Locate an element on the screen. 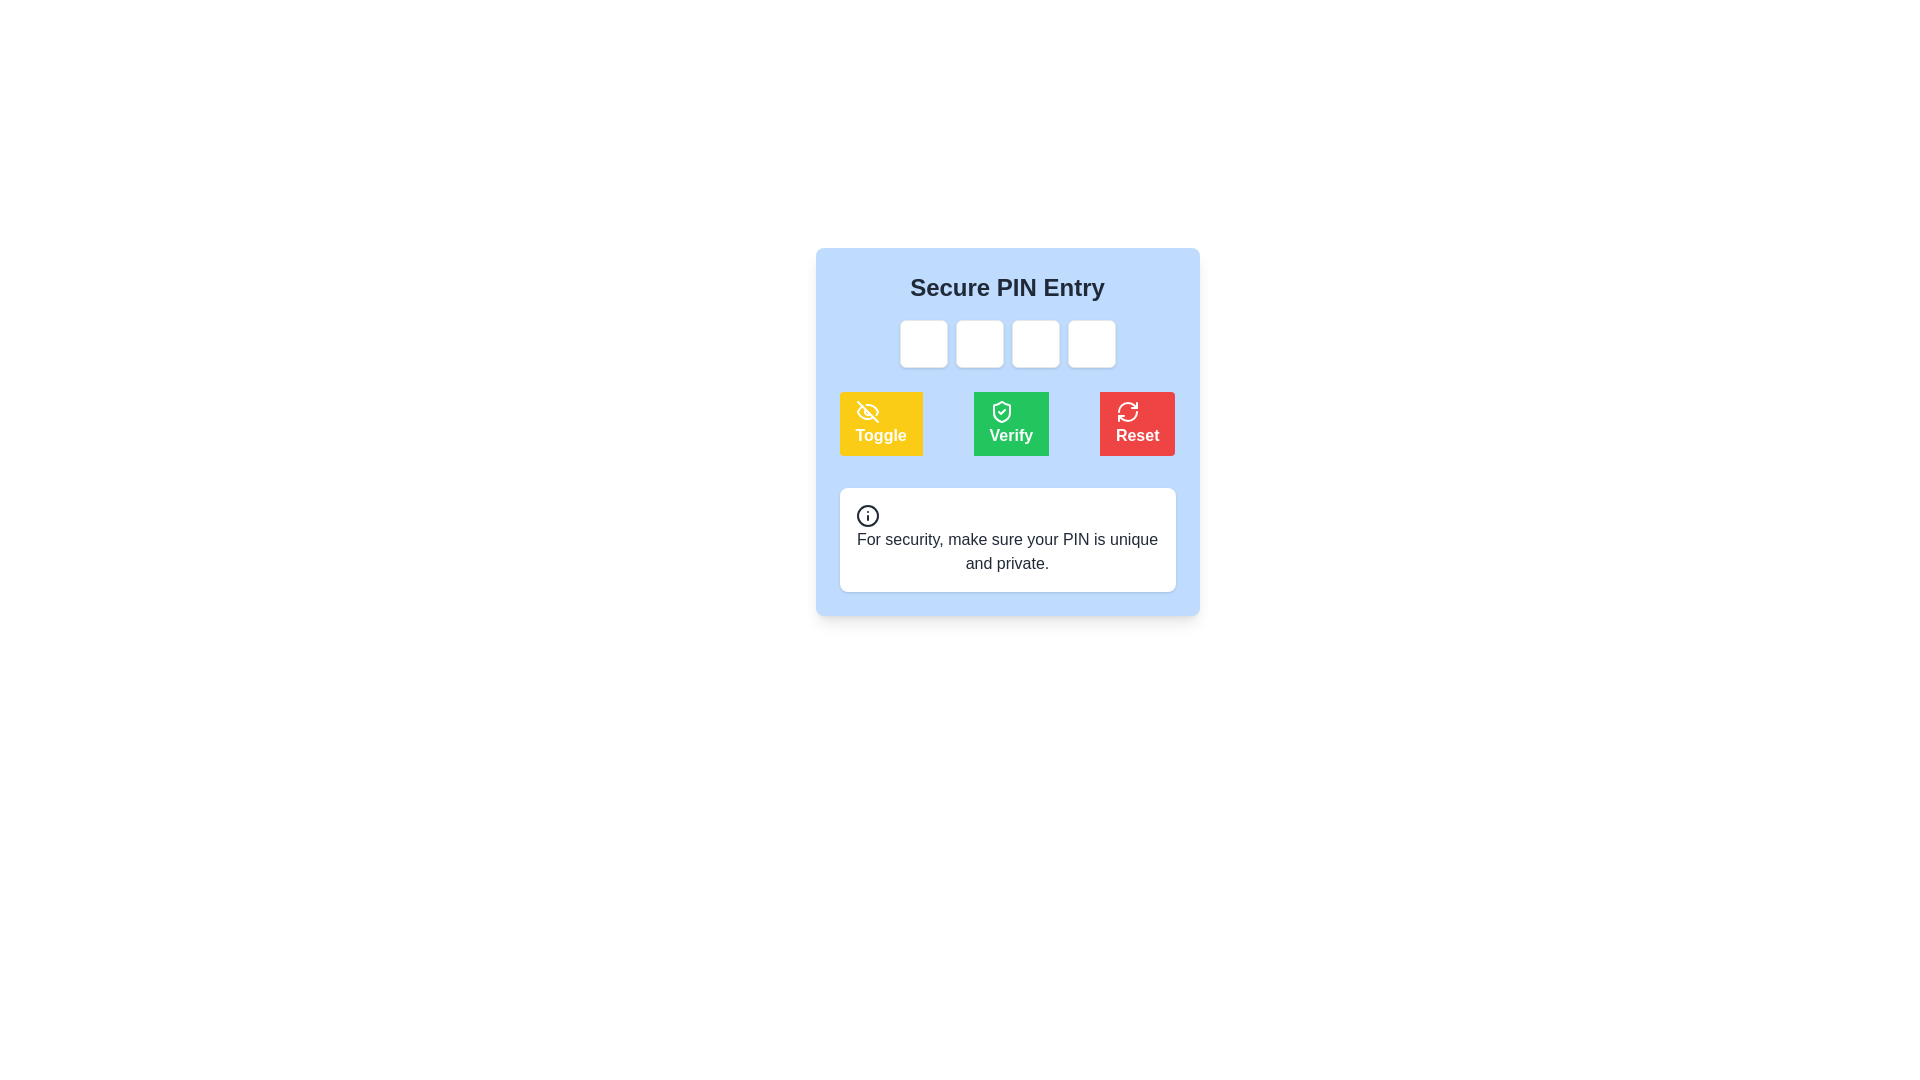 Image resolution: width=1920 pixels, height=1080 pixels. the 'Toggle' button, which has a bright yellow background and an eye icon with a line crossing it is located at coordinates (880, 423).